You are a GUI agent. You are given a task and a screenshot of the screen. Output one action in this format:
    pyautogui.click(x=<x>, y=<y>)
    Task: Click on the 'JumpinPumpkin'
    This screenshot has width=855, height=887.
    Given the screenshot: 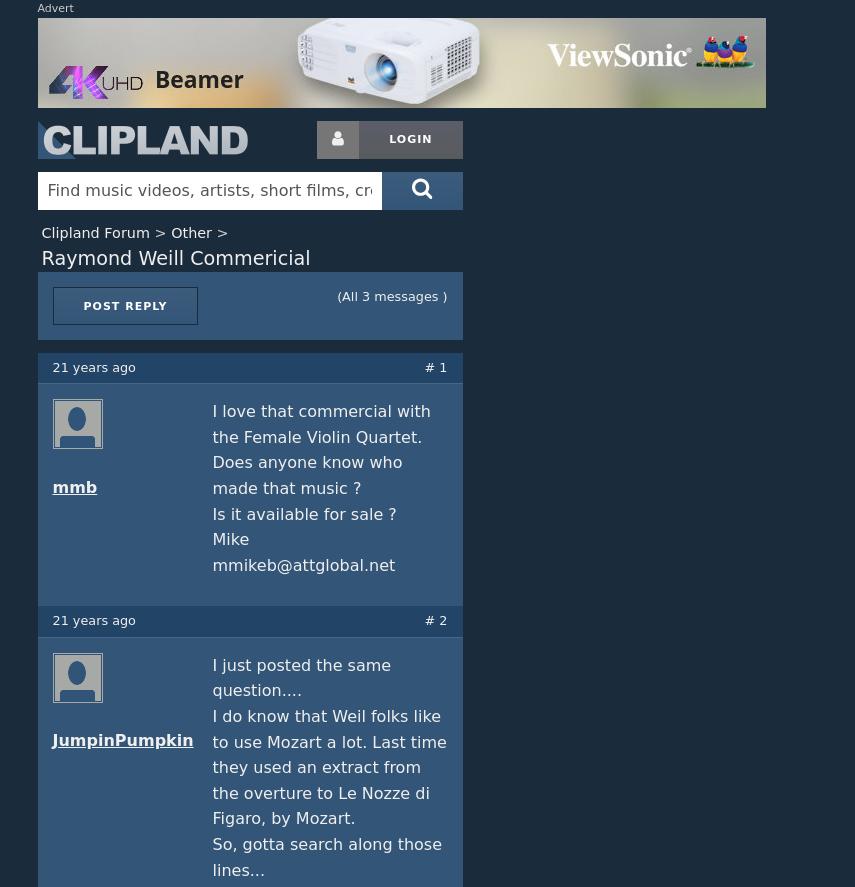 What is the action you would take?
    pyautogui.click(x=50, y=739)
    